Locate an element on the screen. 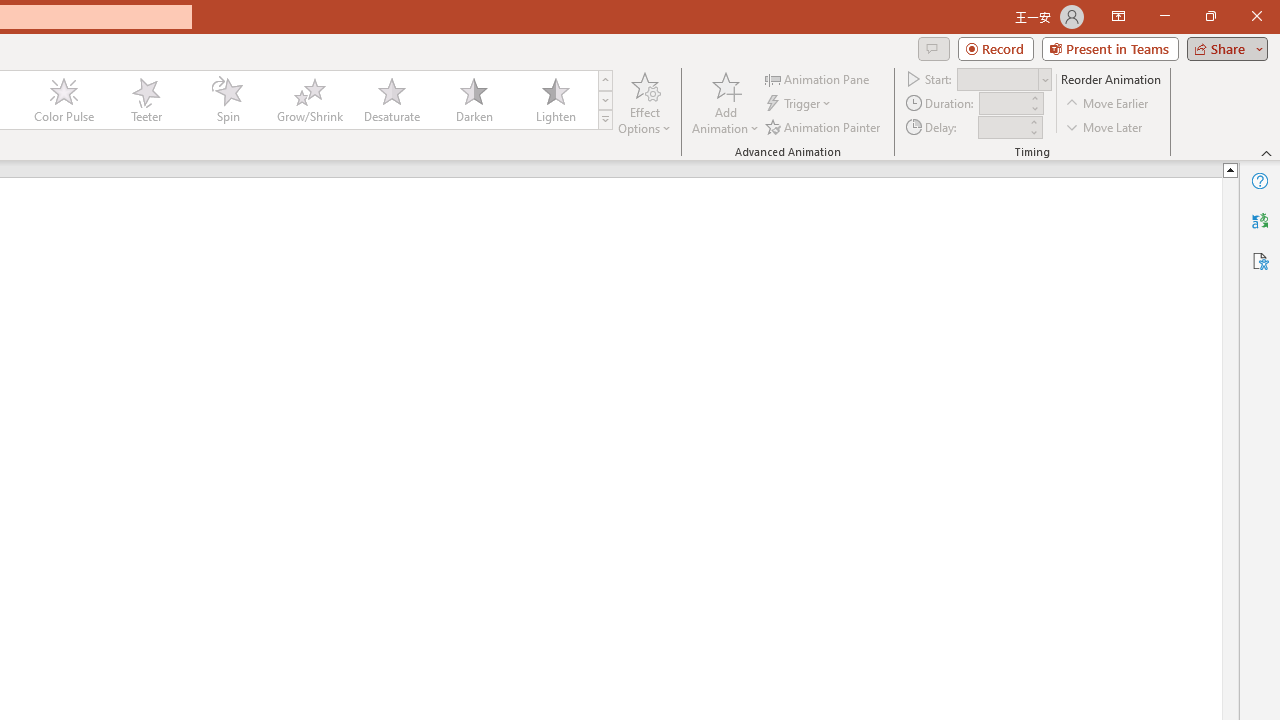  'Lighten' is located at coordinates (555, 100).